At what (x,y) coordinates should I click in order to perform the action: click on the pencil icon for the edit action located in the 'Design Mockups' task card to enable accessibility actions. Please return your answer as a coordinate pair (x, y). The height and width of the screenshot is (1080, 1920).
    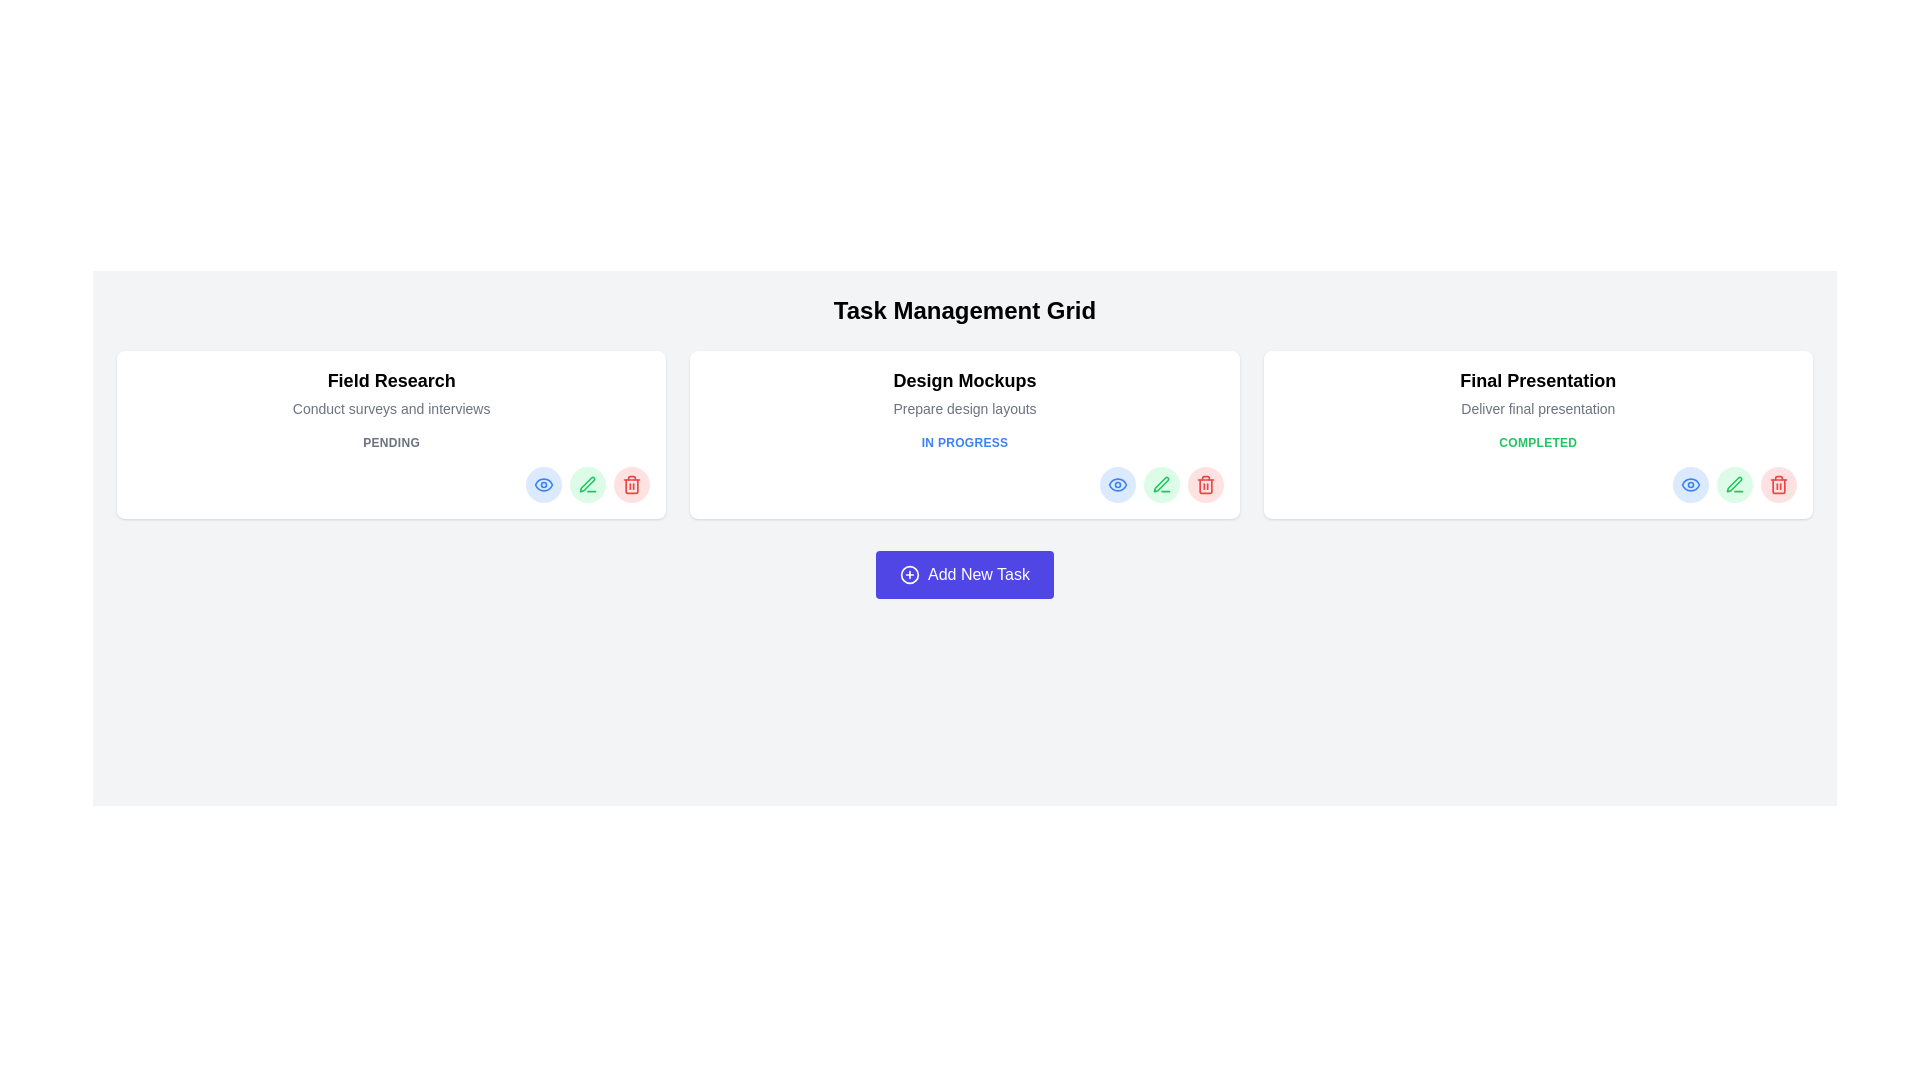
    Looking at the image, I should click on (1161, 484).